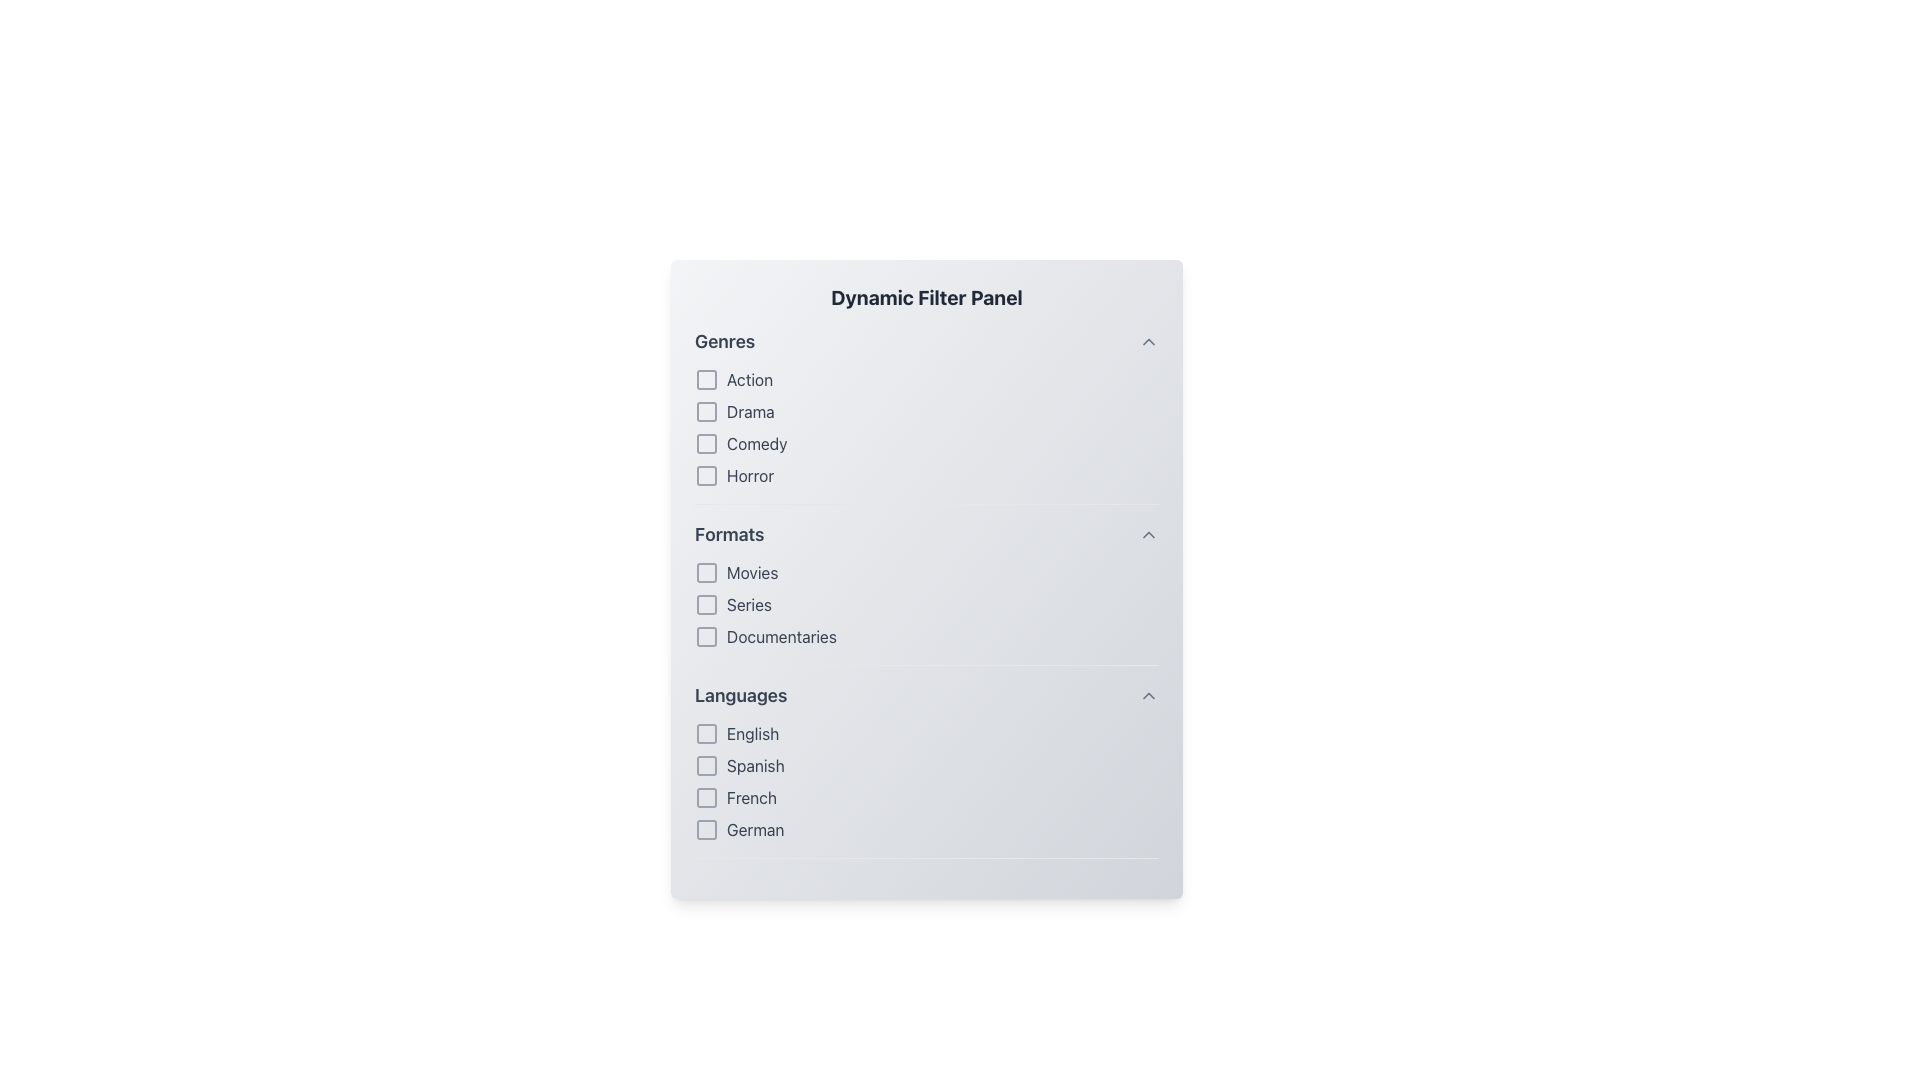  Describe the element at coordinates (1148, 341) in the screenshot. I see `the Interactive Icon (Chevron) located to the right of the 'Genres' section title for visual feedback` at that location.